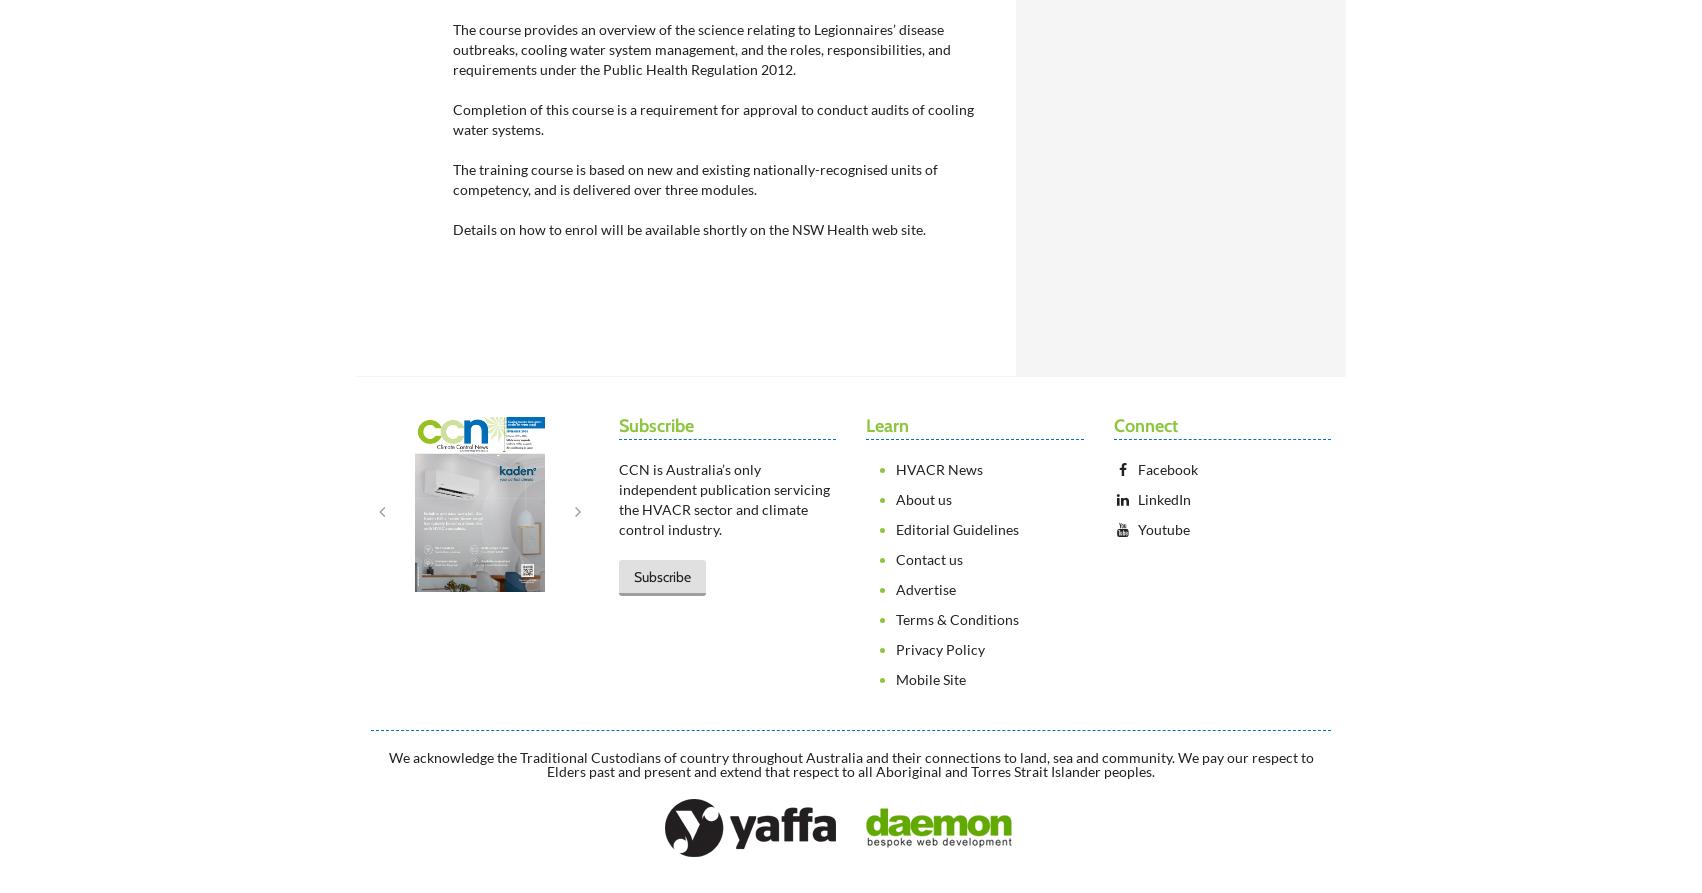 This screenshot has width=1702, height=893. Describe the element at coordinates (887, 425) in the screenshot. I see `'Learn'` at that location.